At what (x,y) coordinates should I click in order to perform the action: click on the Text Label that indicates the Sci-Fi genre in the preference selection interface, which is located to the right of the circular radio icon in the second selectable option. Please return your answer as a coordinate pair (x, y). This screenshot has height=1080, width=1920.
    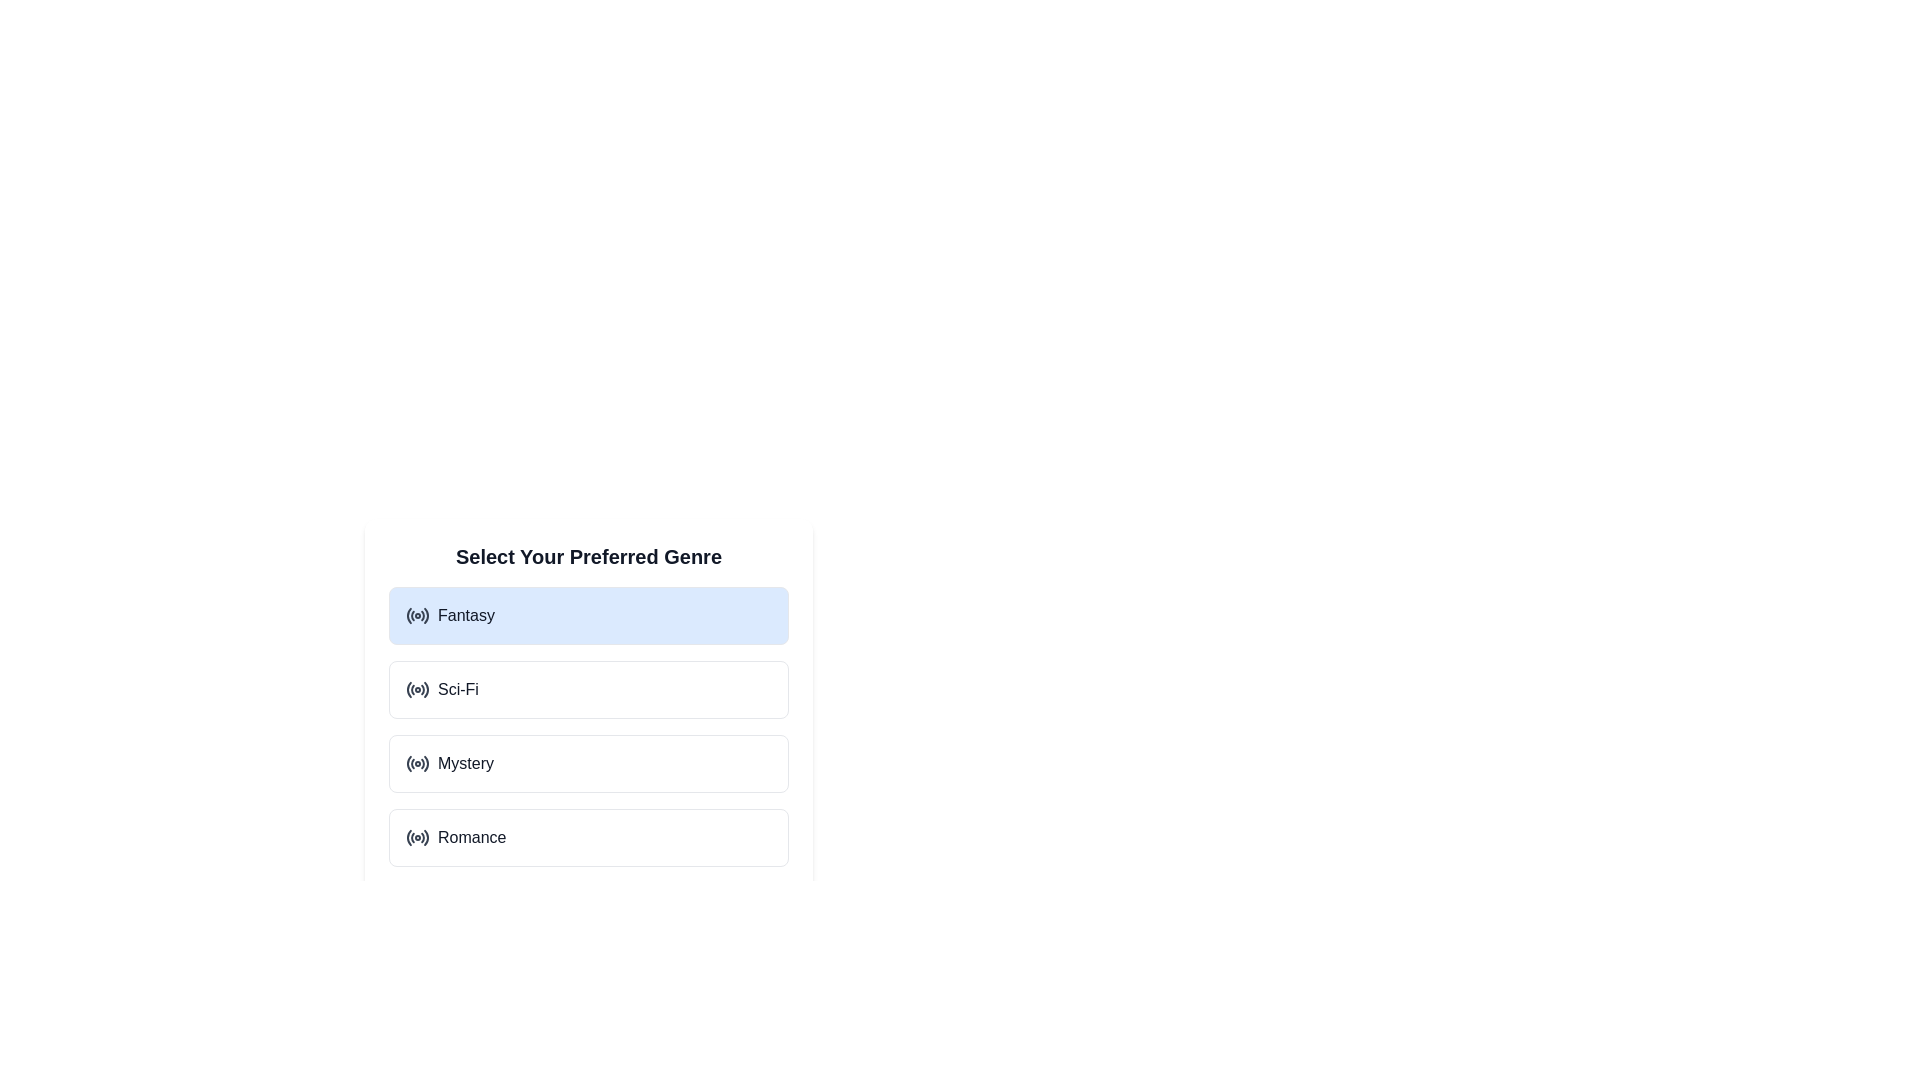
    Looking at the image, I should click on (457, 689).